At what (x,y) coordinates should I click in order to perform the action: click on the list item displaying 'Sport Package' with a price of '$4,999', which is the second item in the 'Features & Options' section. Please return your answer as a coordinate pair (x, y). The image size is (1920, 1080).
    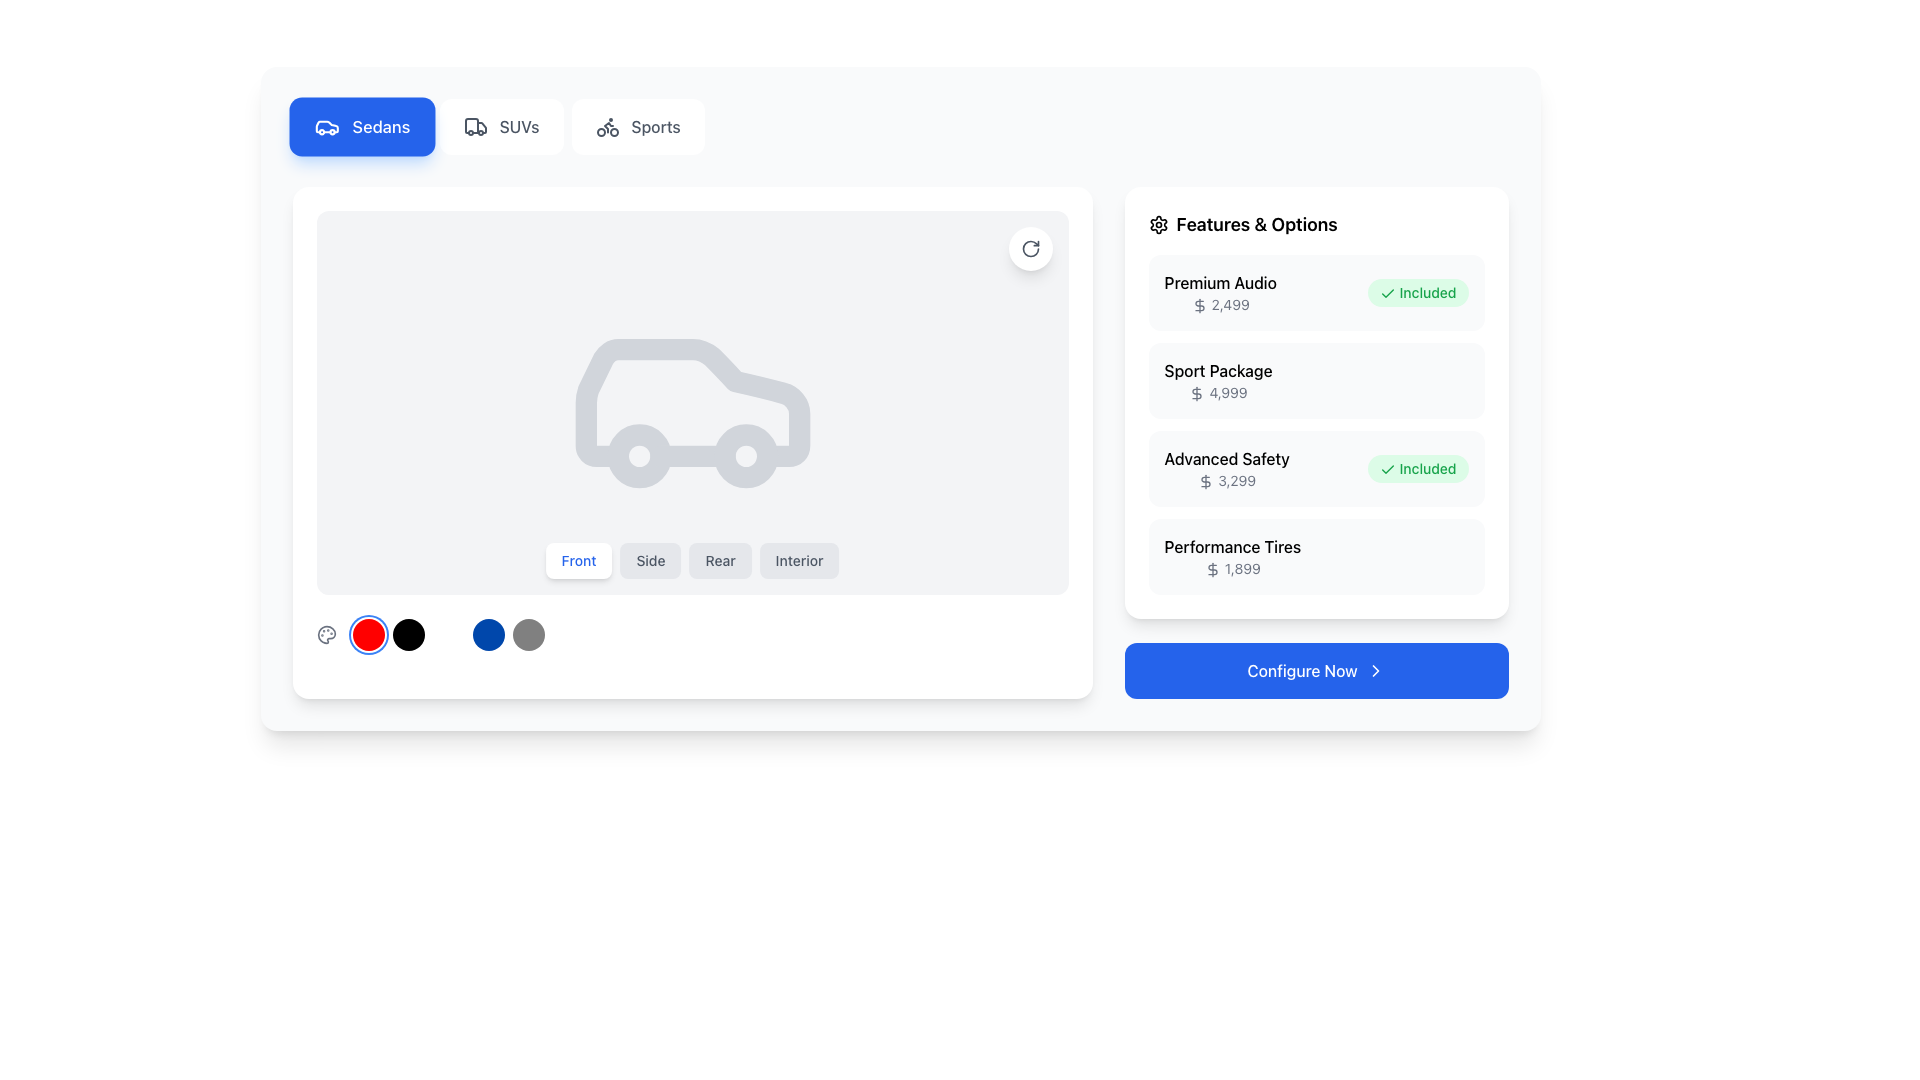
    Looking at the image, I should click on (1316, 381).